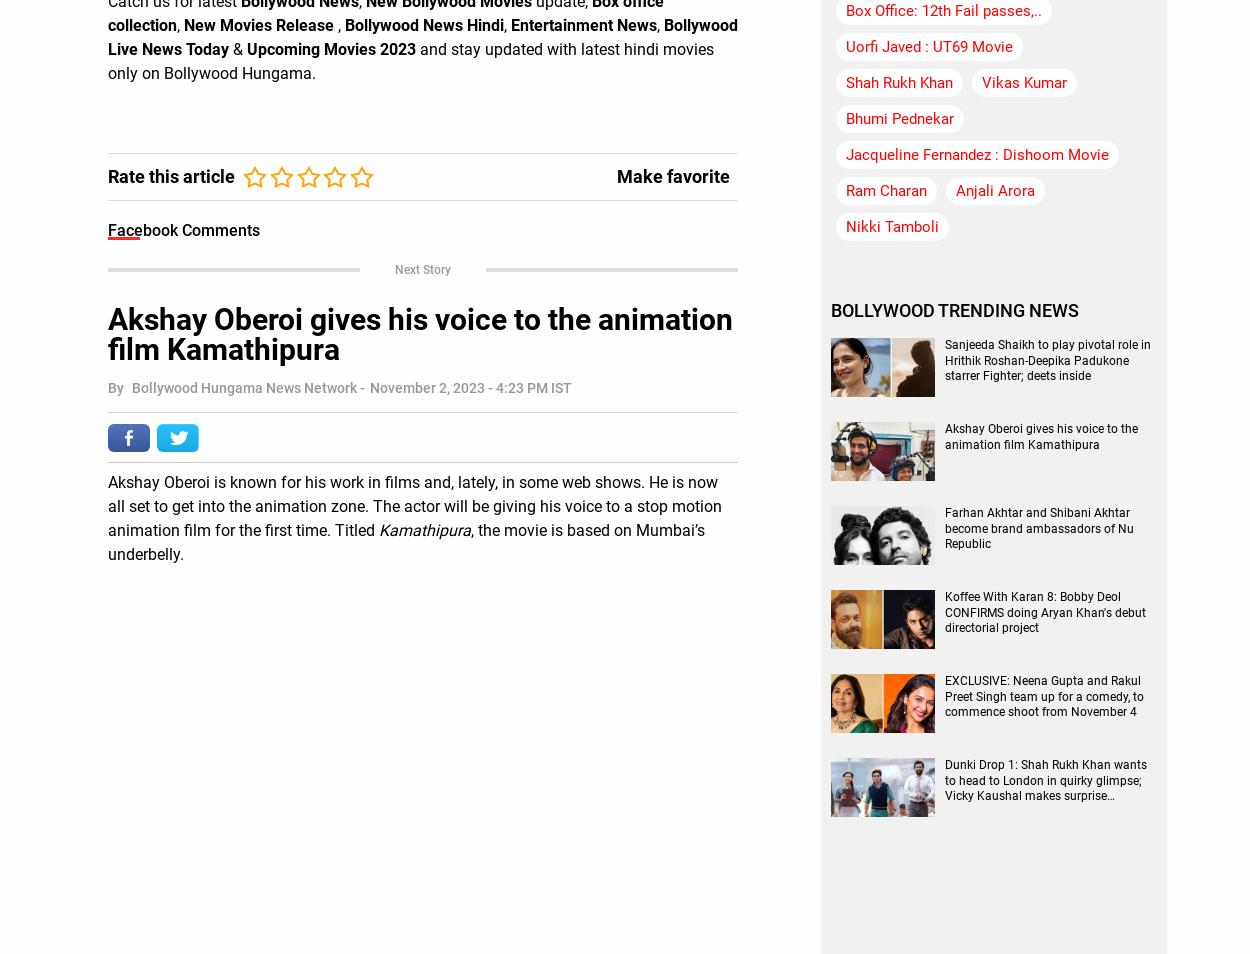 The height and width of the screenshot is (954, 1250). Describe the element at coordinates (330, 47) in the screenshot. I see `'Upcoming Movies 2023'` at that location.